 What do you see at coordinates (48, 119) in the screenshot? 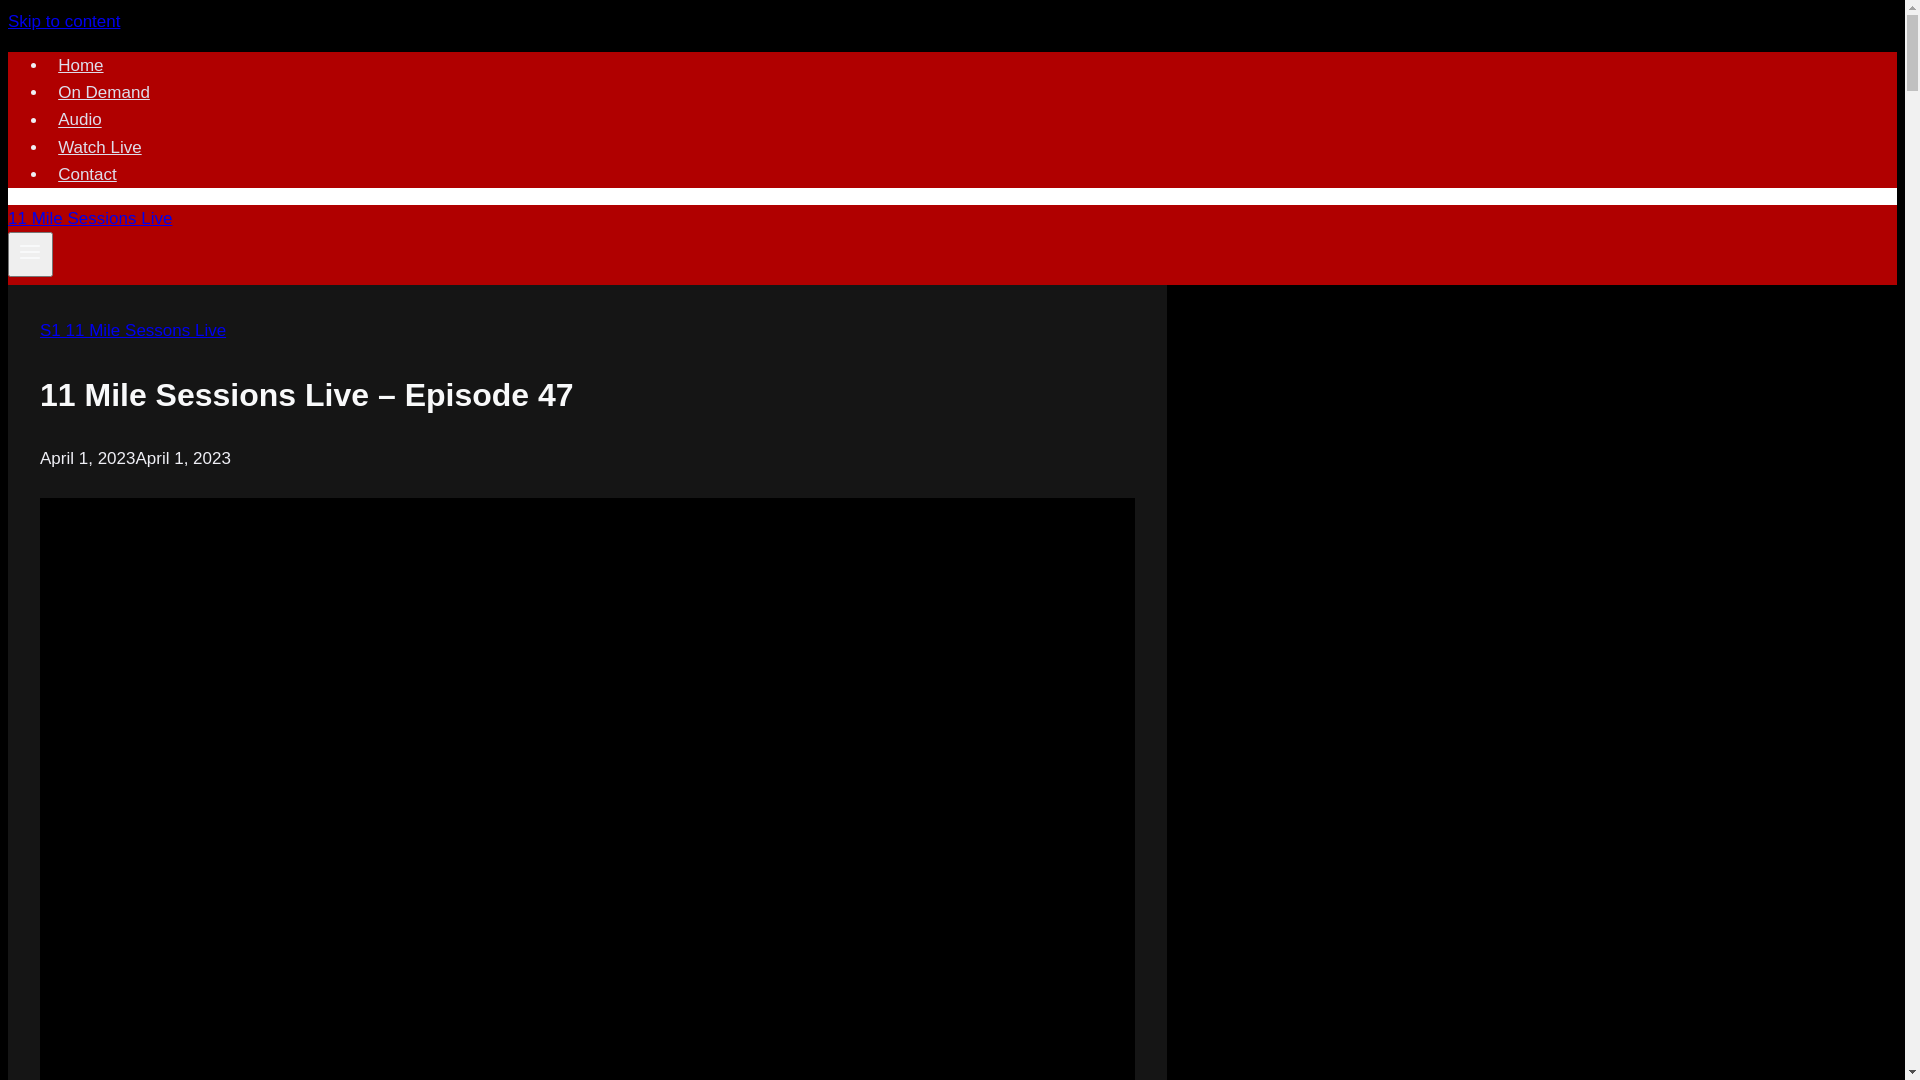
I see `'Audio'` at bounding box center [48, 119].